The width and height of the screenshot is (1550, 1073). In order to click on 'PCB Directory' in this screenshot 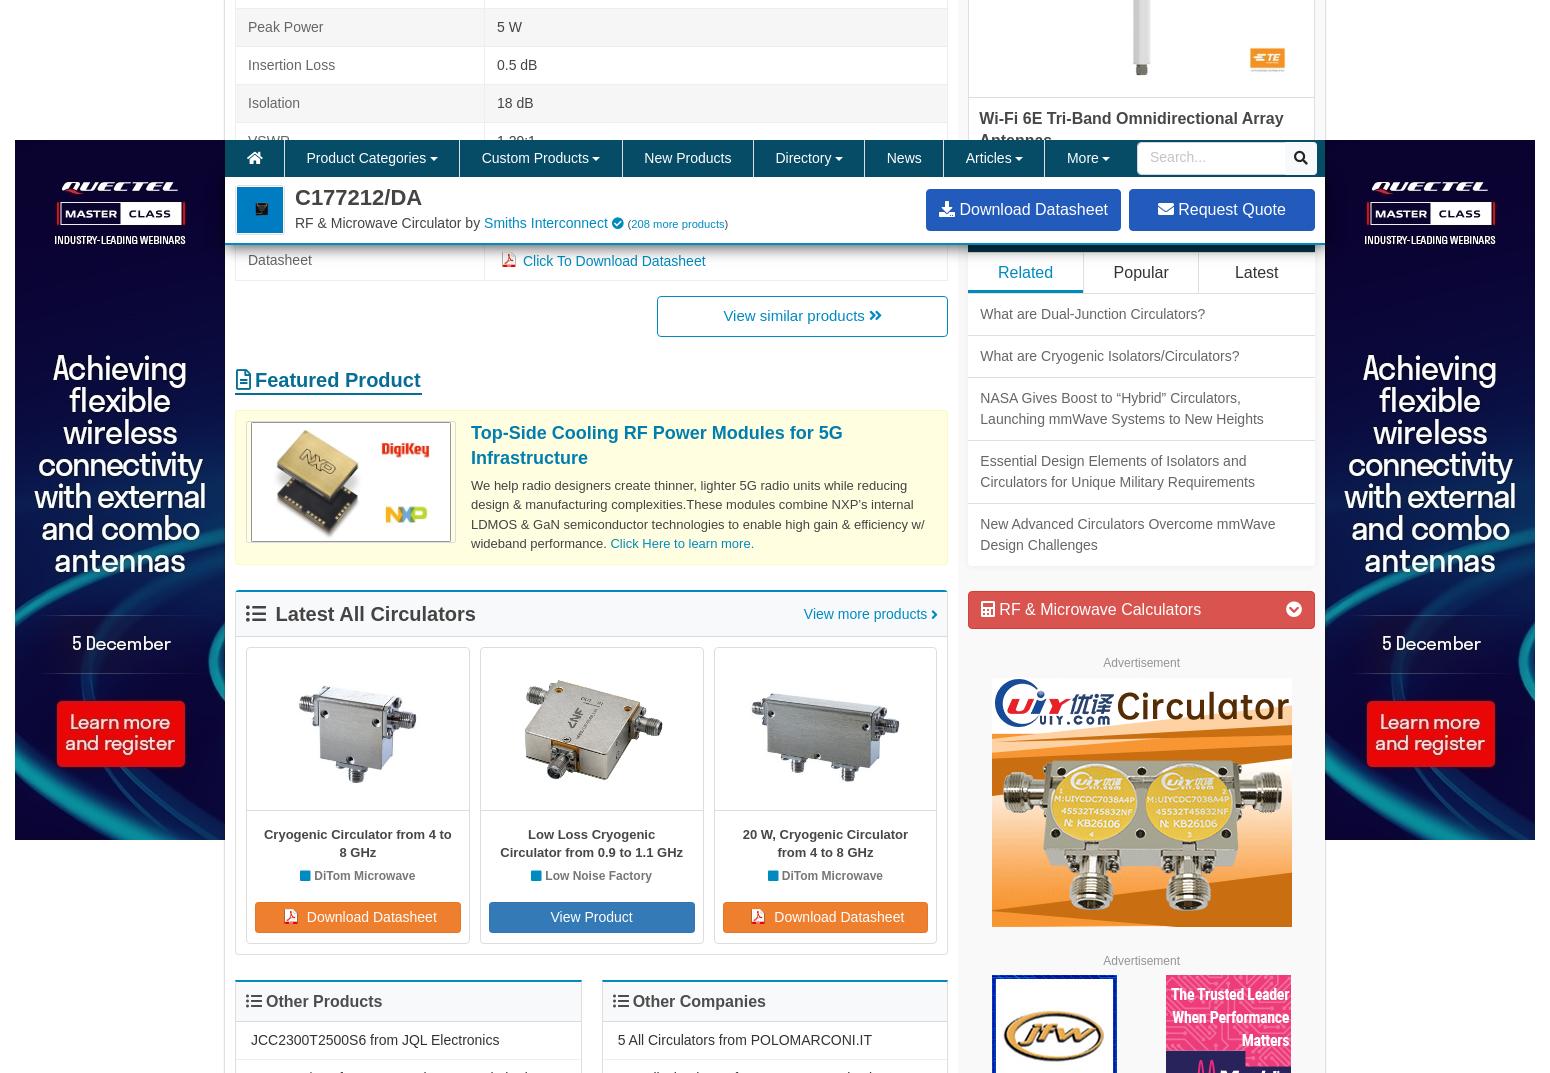, I will do `click(1103, 627)`.